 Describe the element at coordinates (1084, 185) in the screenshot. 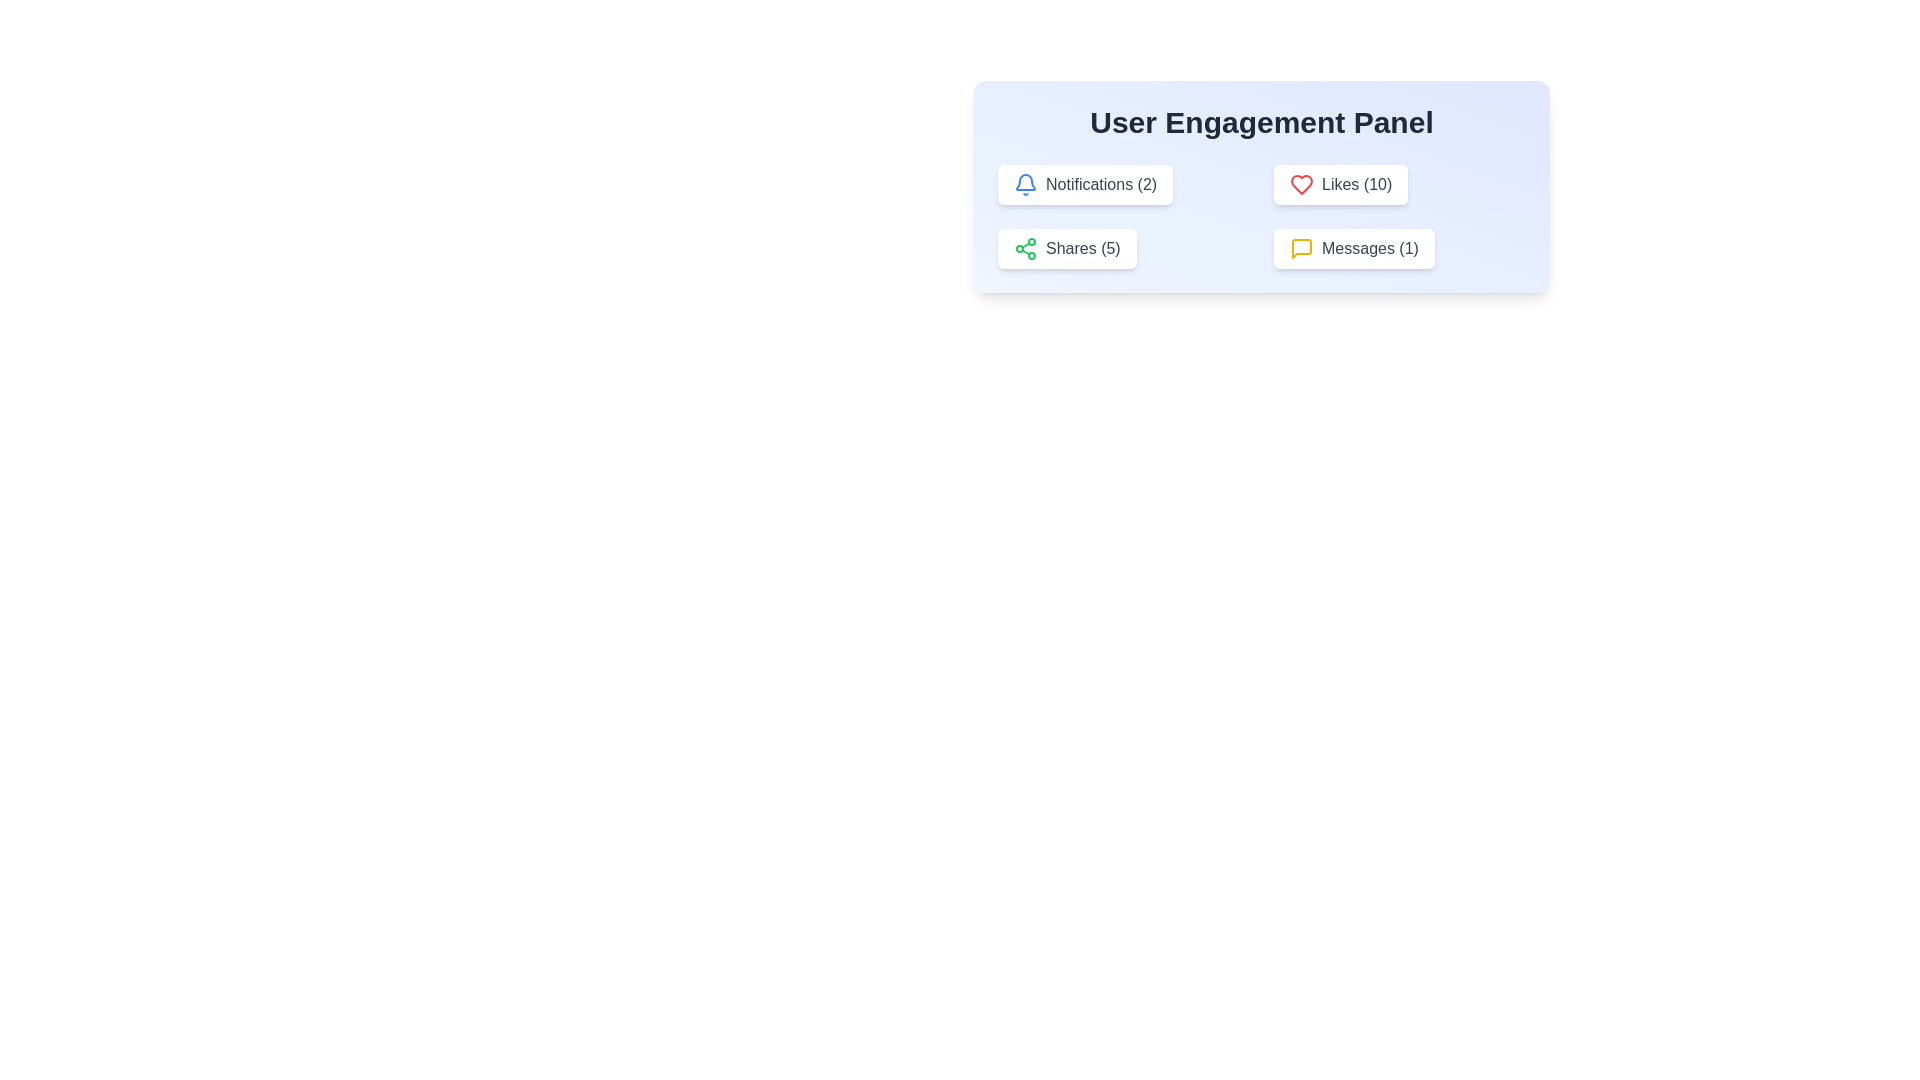

I see `the notification summary button located in the top-left quadrant of the 'User Engagement Panel'` at that location.